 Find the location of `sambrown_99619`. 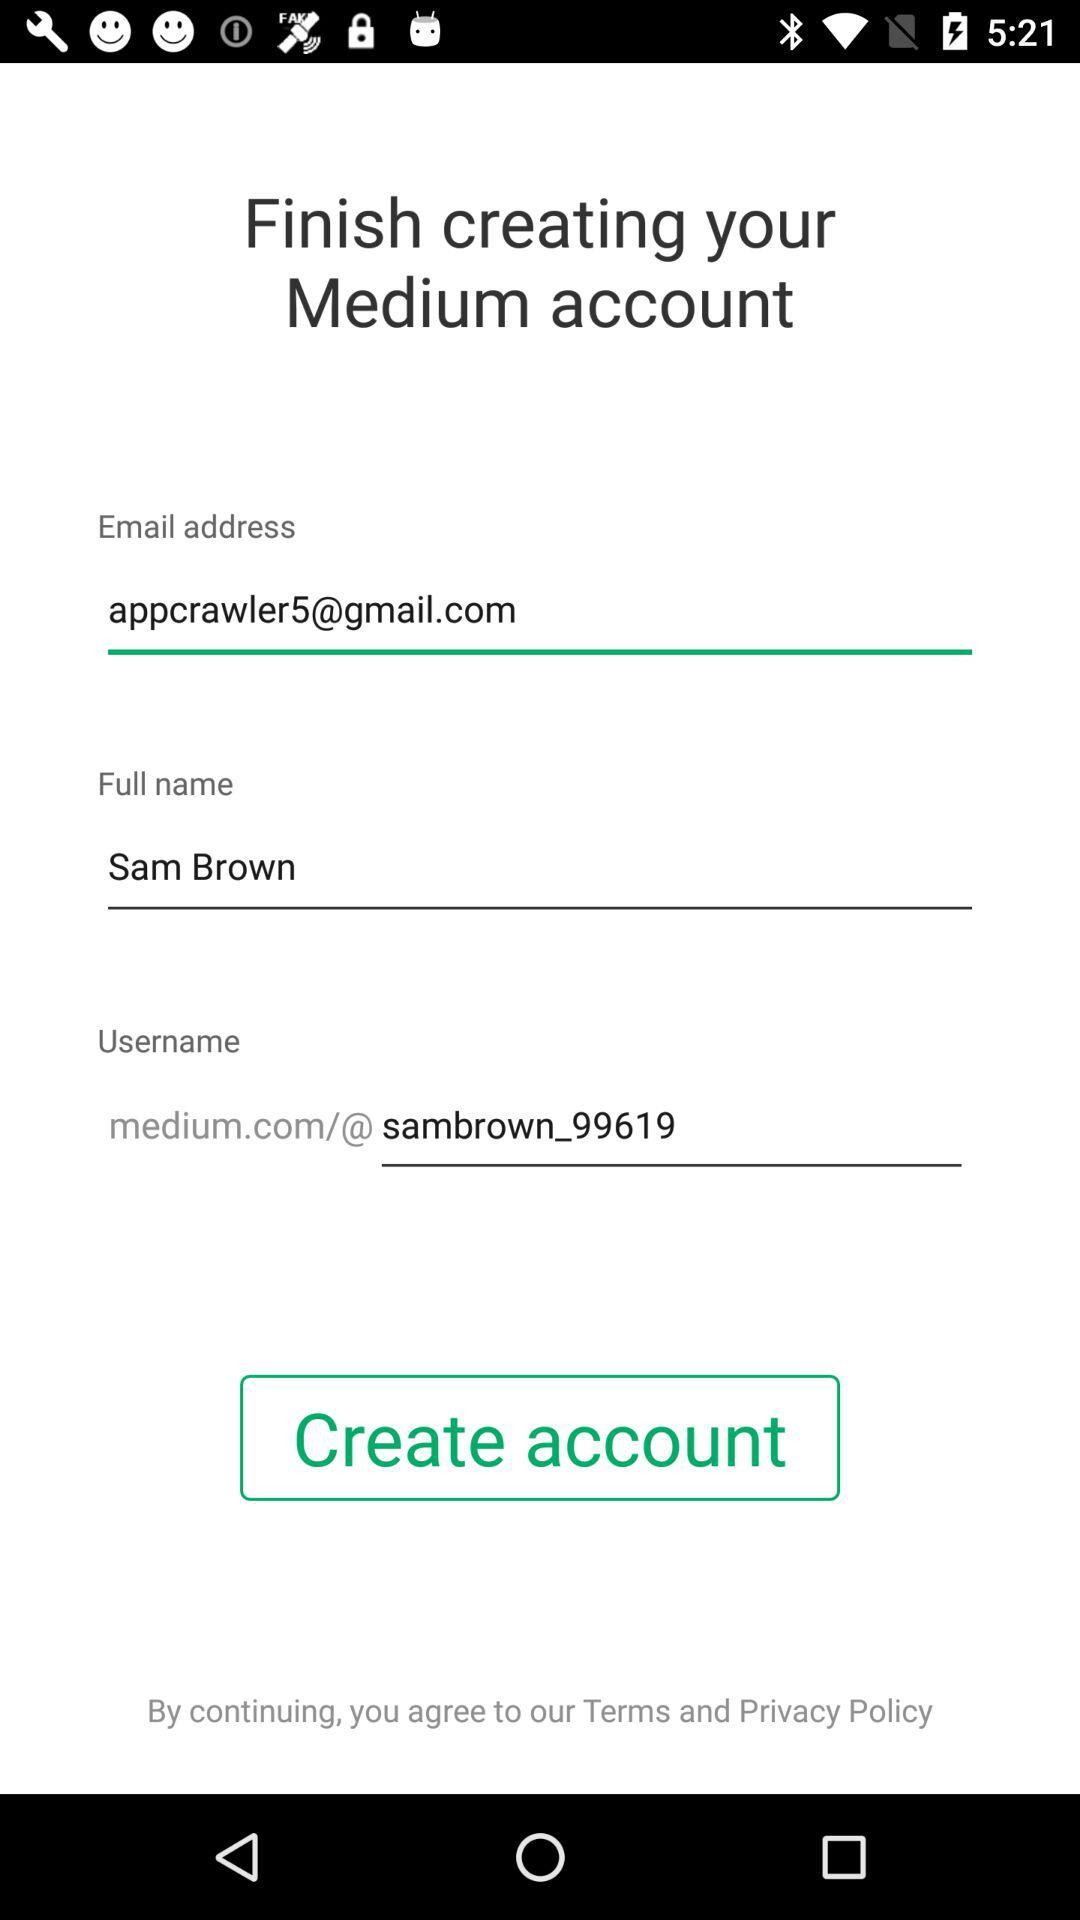

sambrown_99619 is located at coordinates (671, 1124).